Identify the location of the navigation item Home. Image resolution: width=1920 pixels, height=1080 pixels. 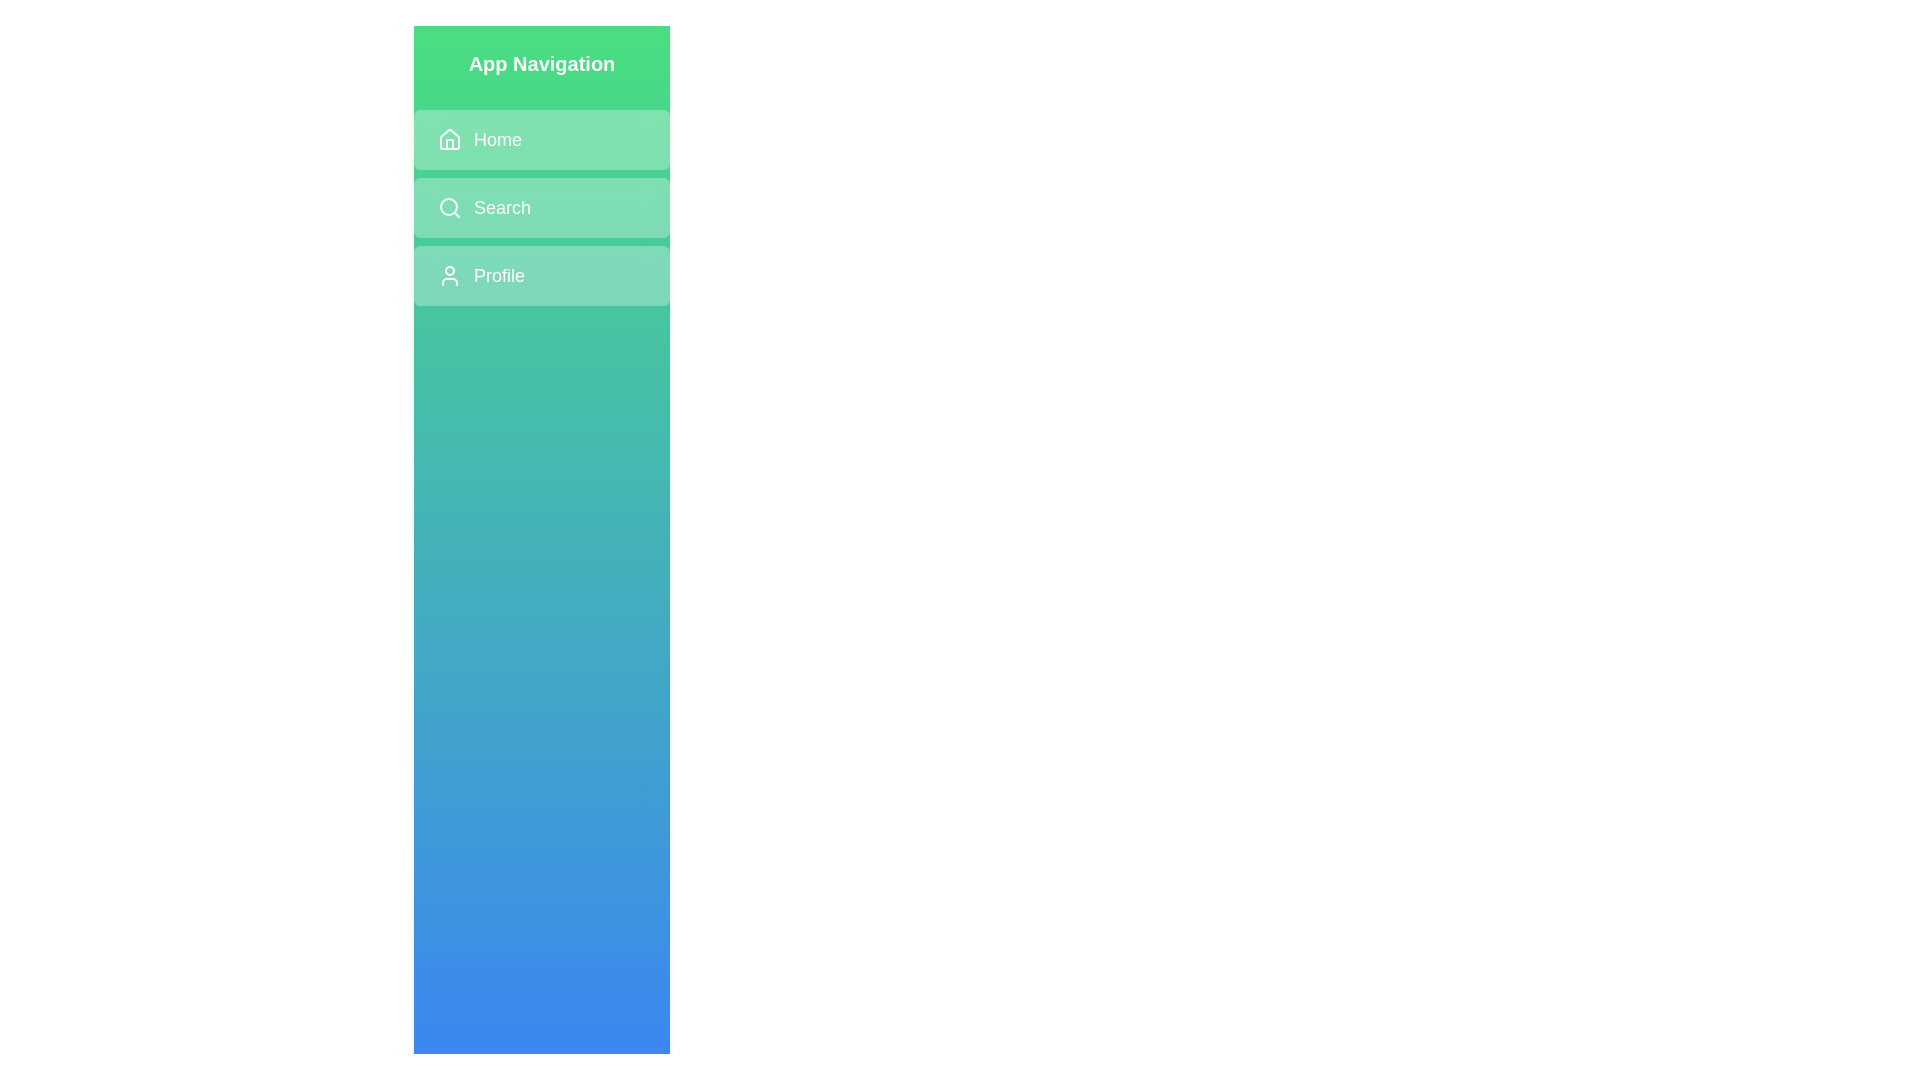
(542, 138).